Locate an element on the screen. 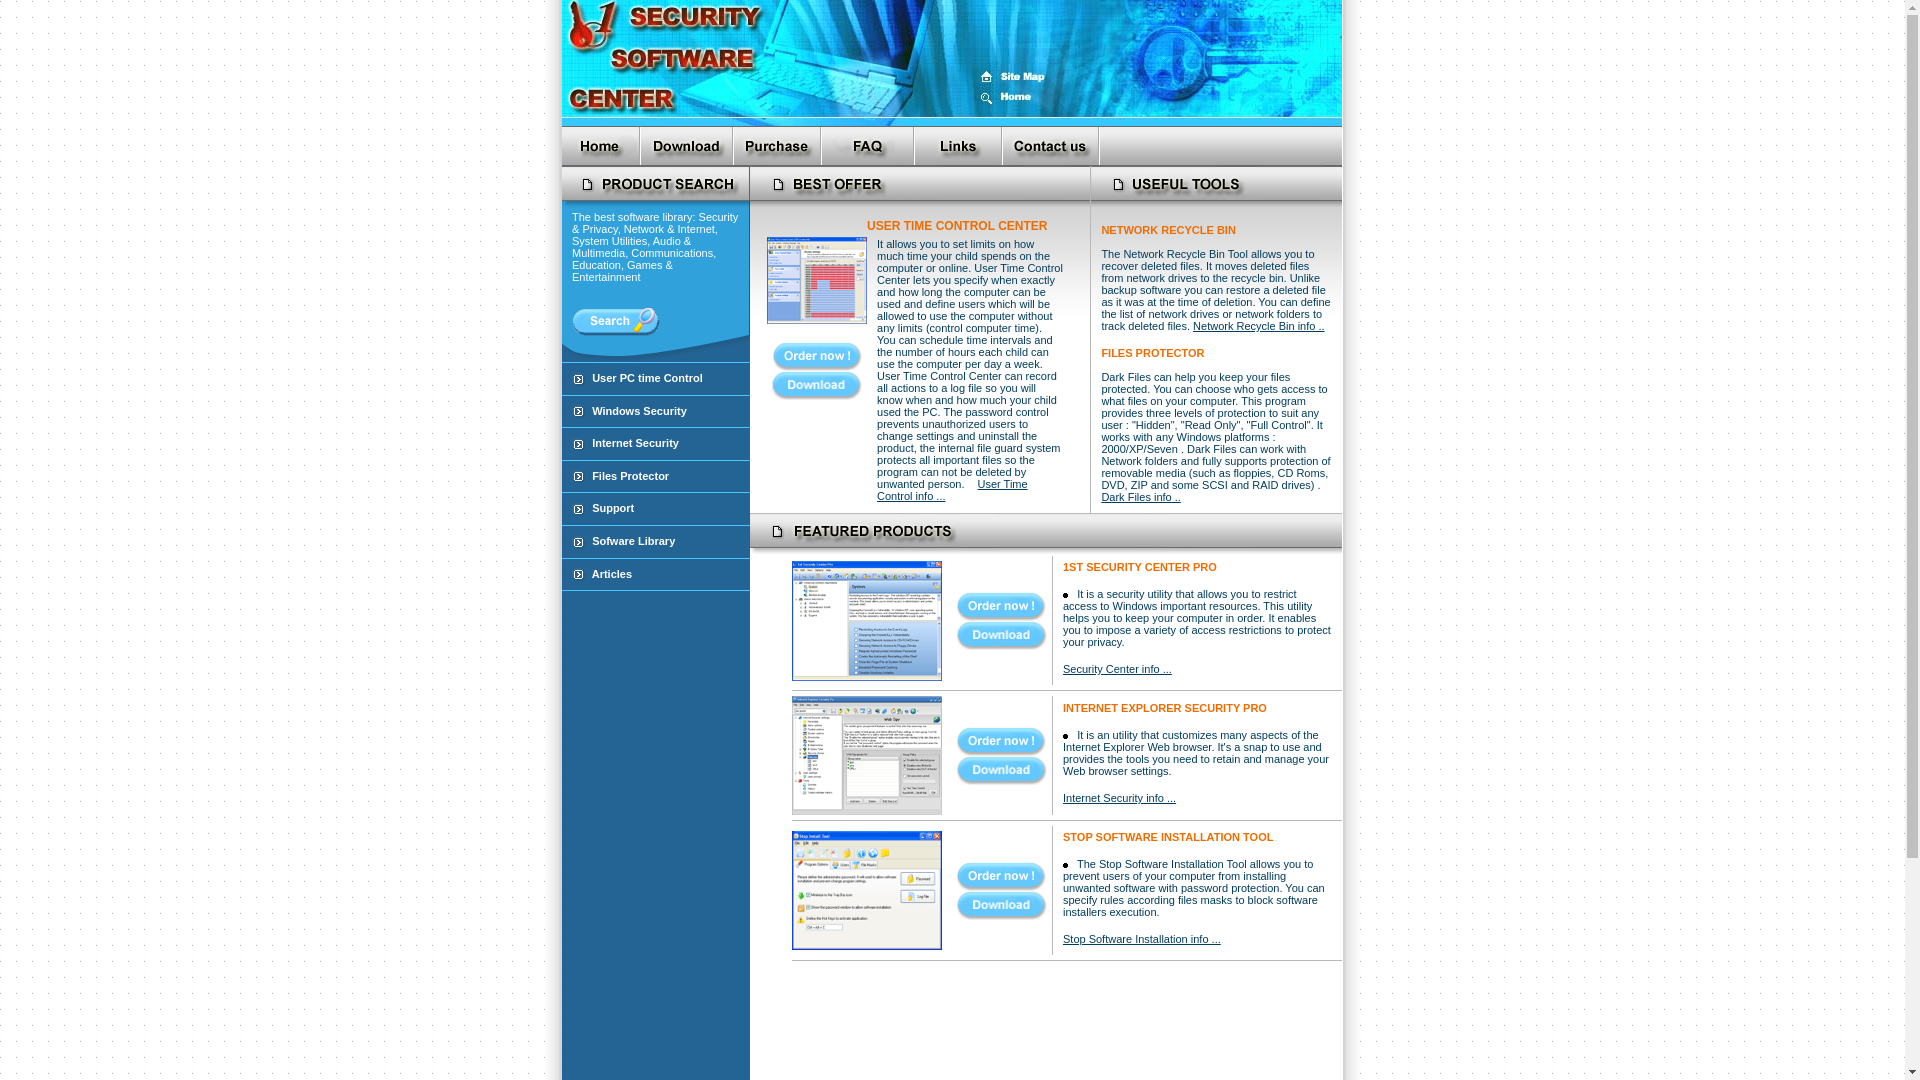  'Dark Files info ..' is located at coordinates (1140, 496).